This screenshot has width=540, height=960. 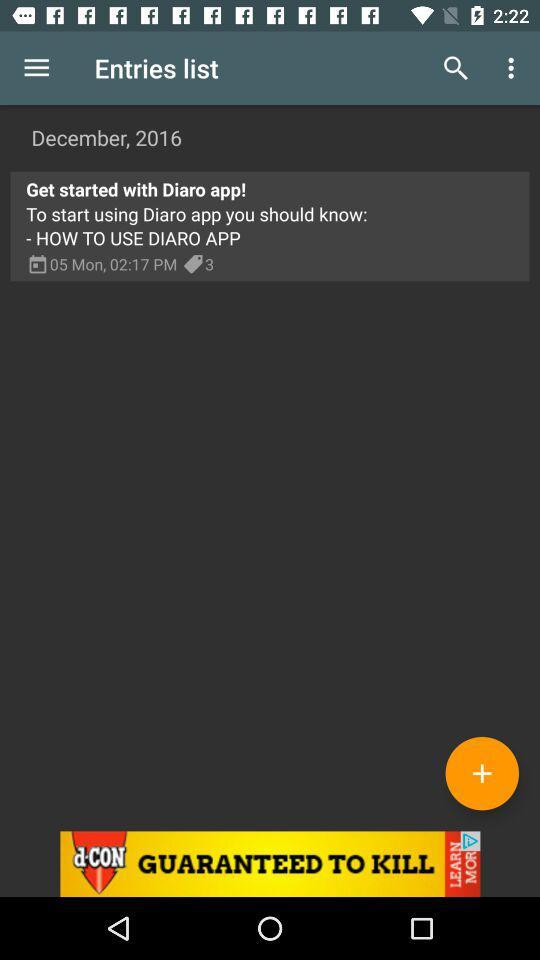 What do you see at coordinates (481, 772) in the screenshot?
I see `write a new message` at bounding box center [481, 772].